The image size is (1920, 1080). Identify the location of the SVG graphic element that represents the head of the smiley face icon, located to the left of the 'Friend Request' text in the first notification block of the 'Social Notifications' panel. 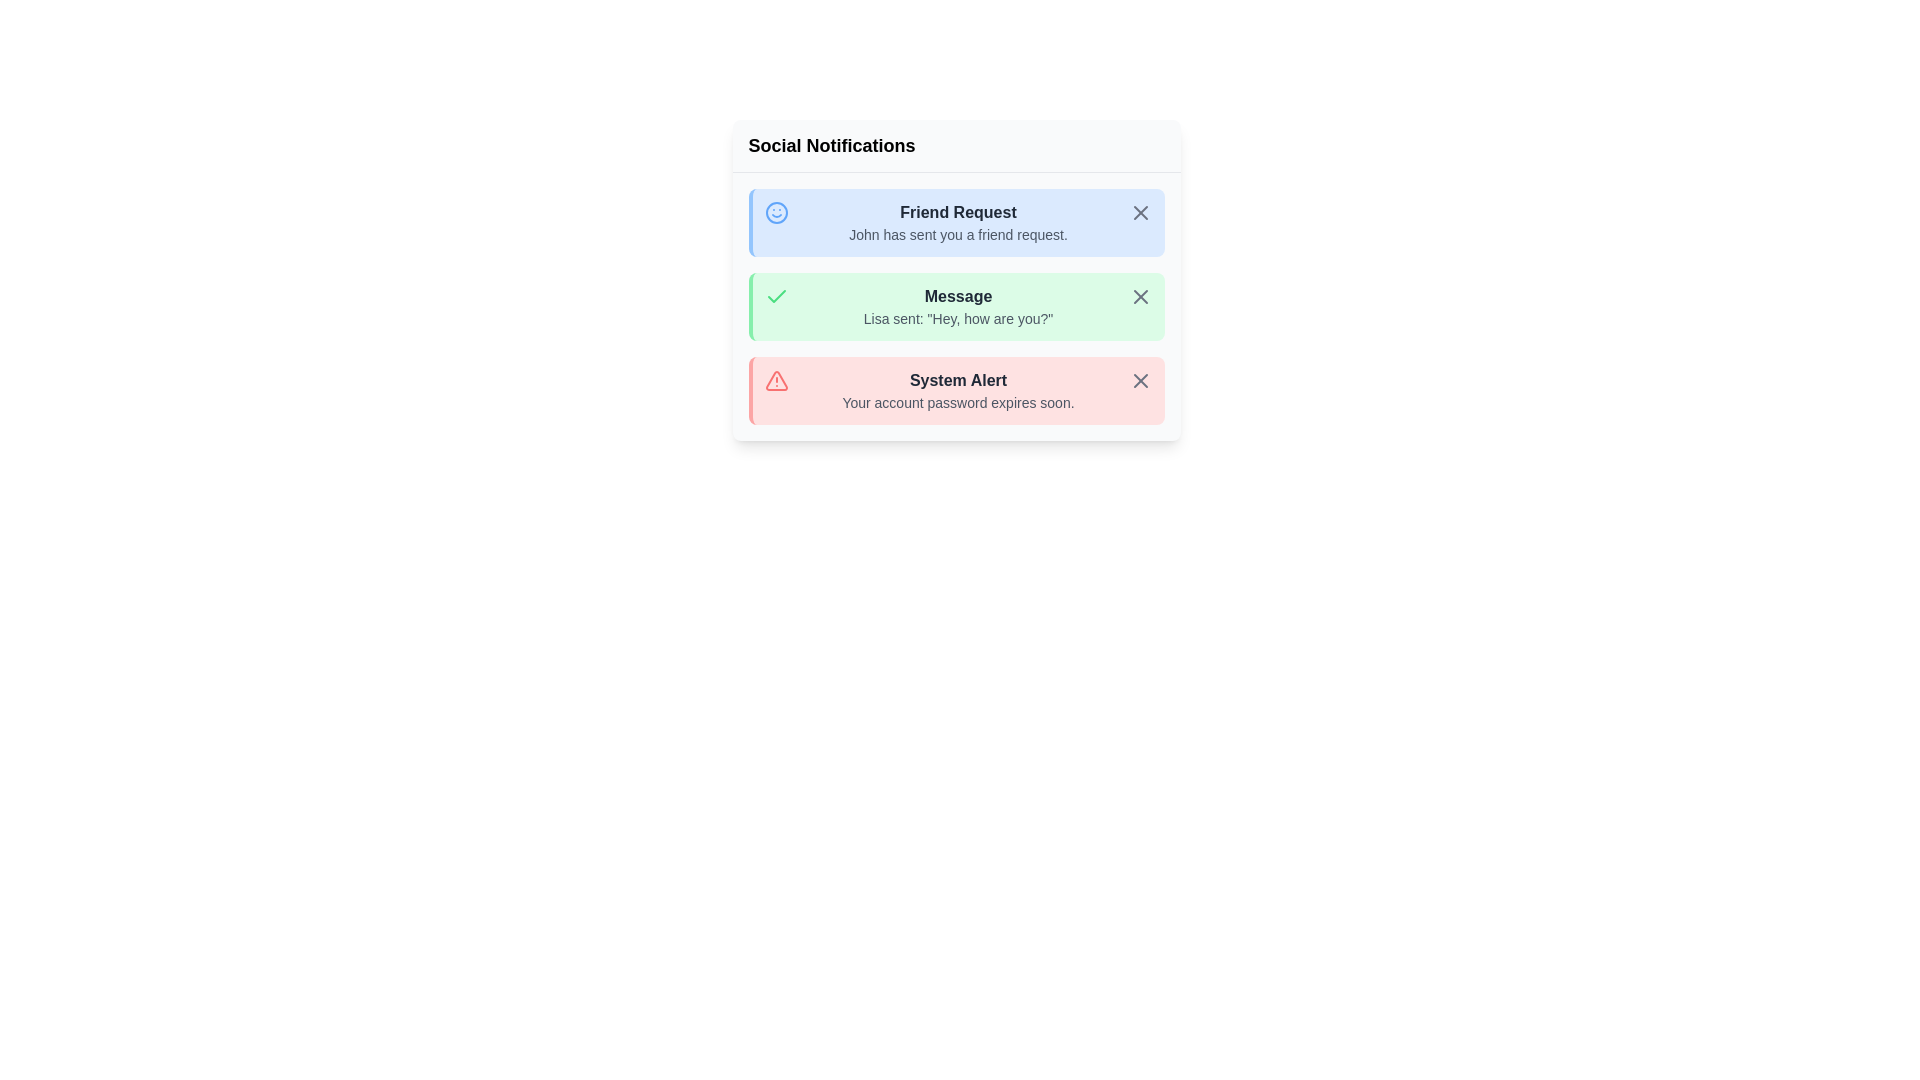
(775, 212).